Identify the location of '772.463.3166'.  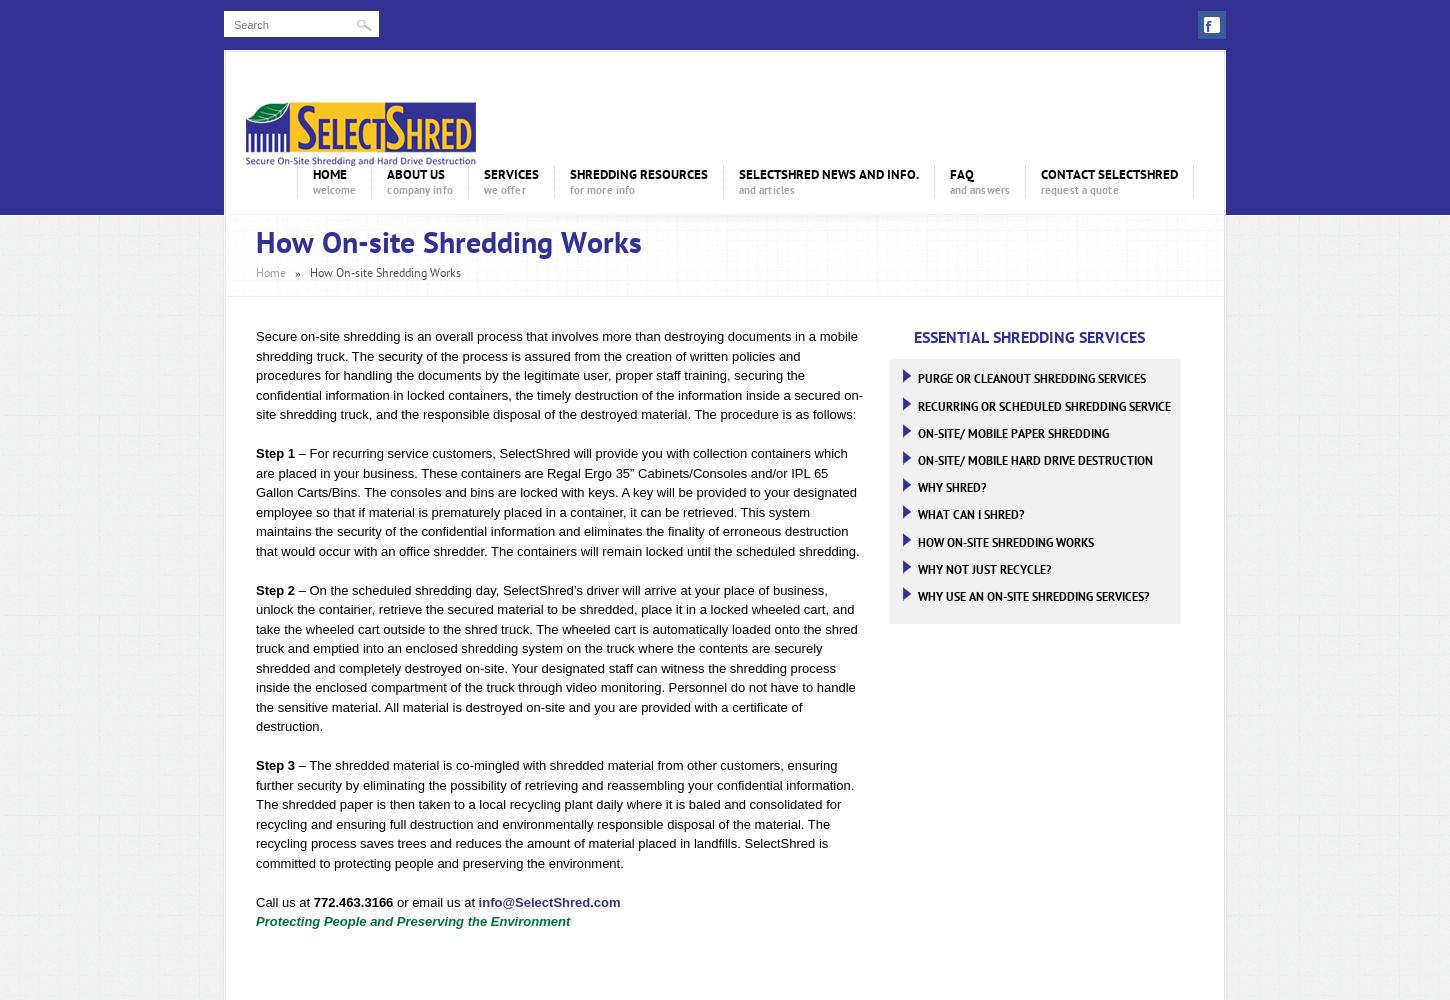
(352, 901).